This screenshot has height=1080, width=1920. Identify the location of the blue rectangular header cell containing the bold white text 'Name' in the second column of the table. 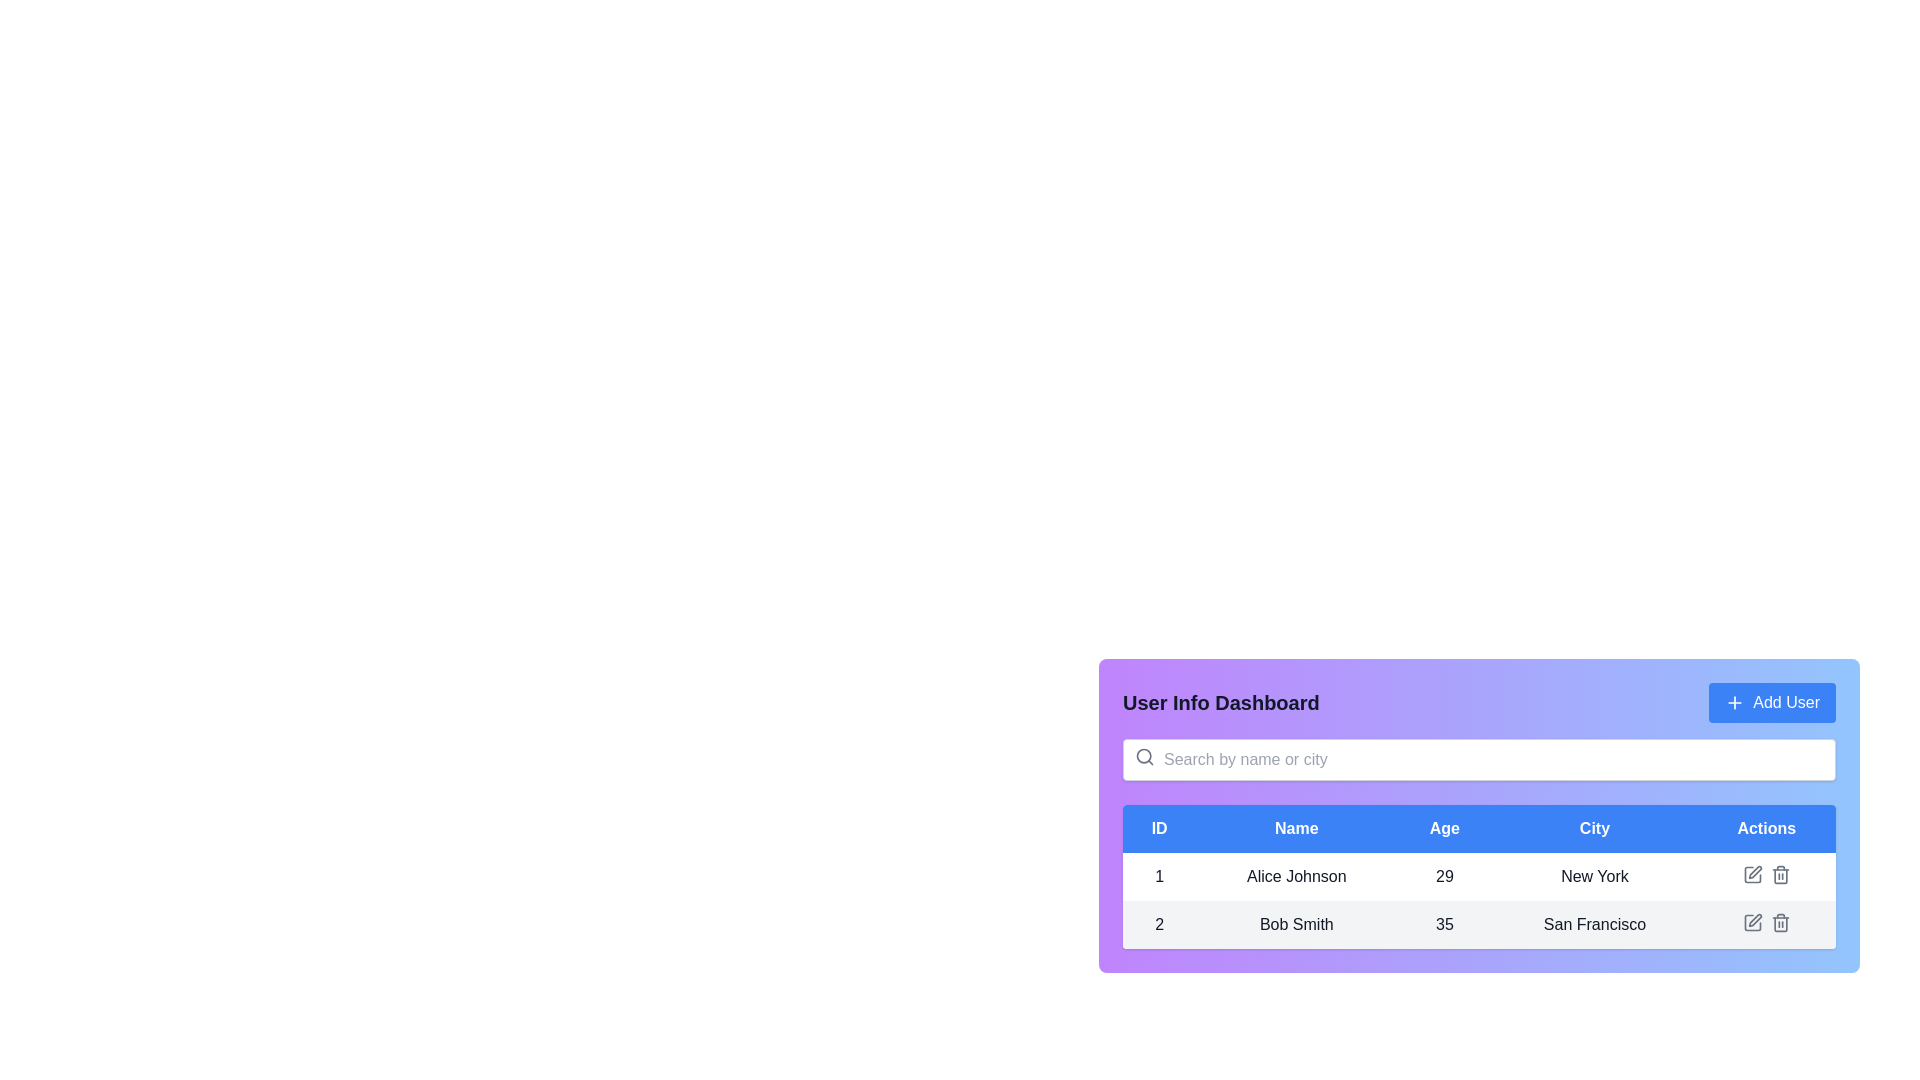
(1296, 829).